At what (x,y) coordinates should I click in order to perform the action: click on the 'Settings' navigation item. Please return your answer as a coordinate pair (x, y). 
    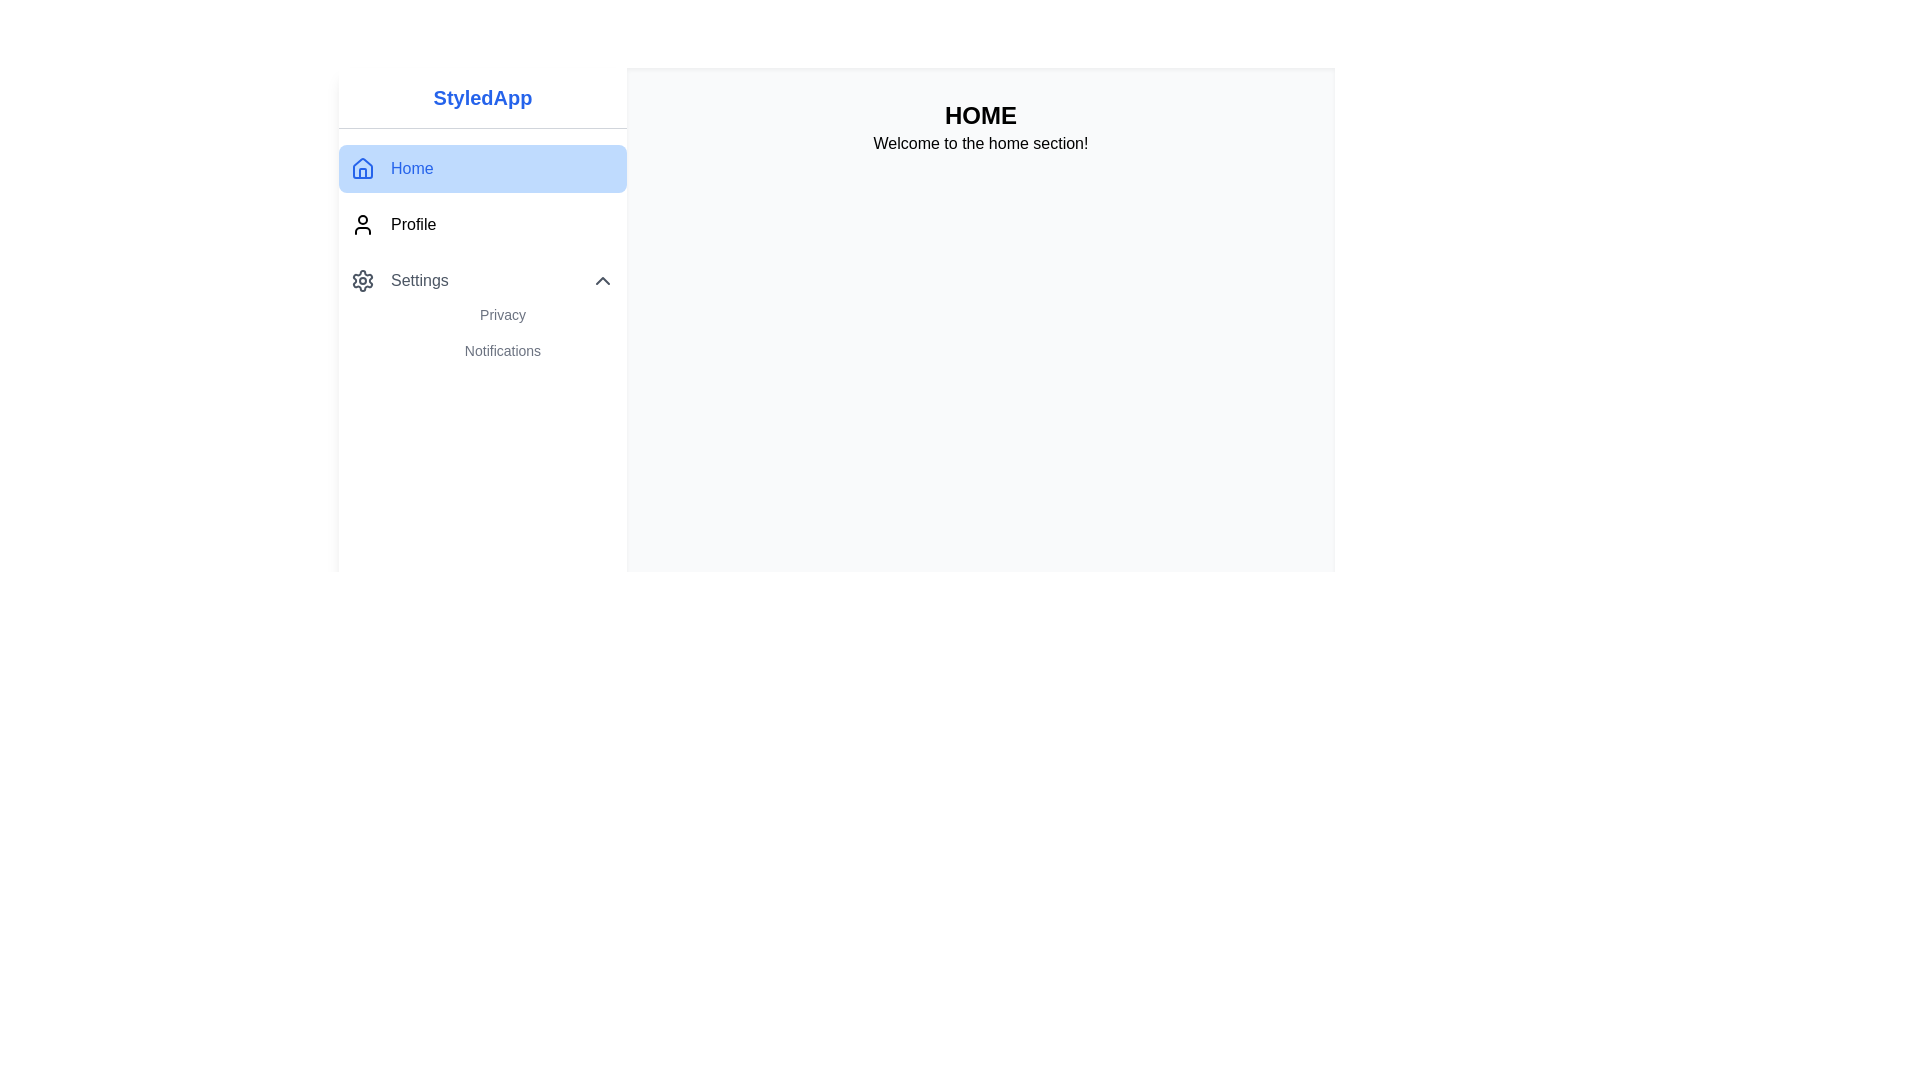
    Looking at the image, I should click on (399, 281).